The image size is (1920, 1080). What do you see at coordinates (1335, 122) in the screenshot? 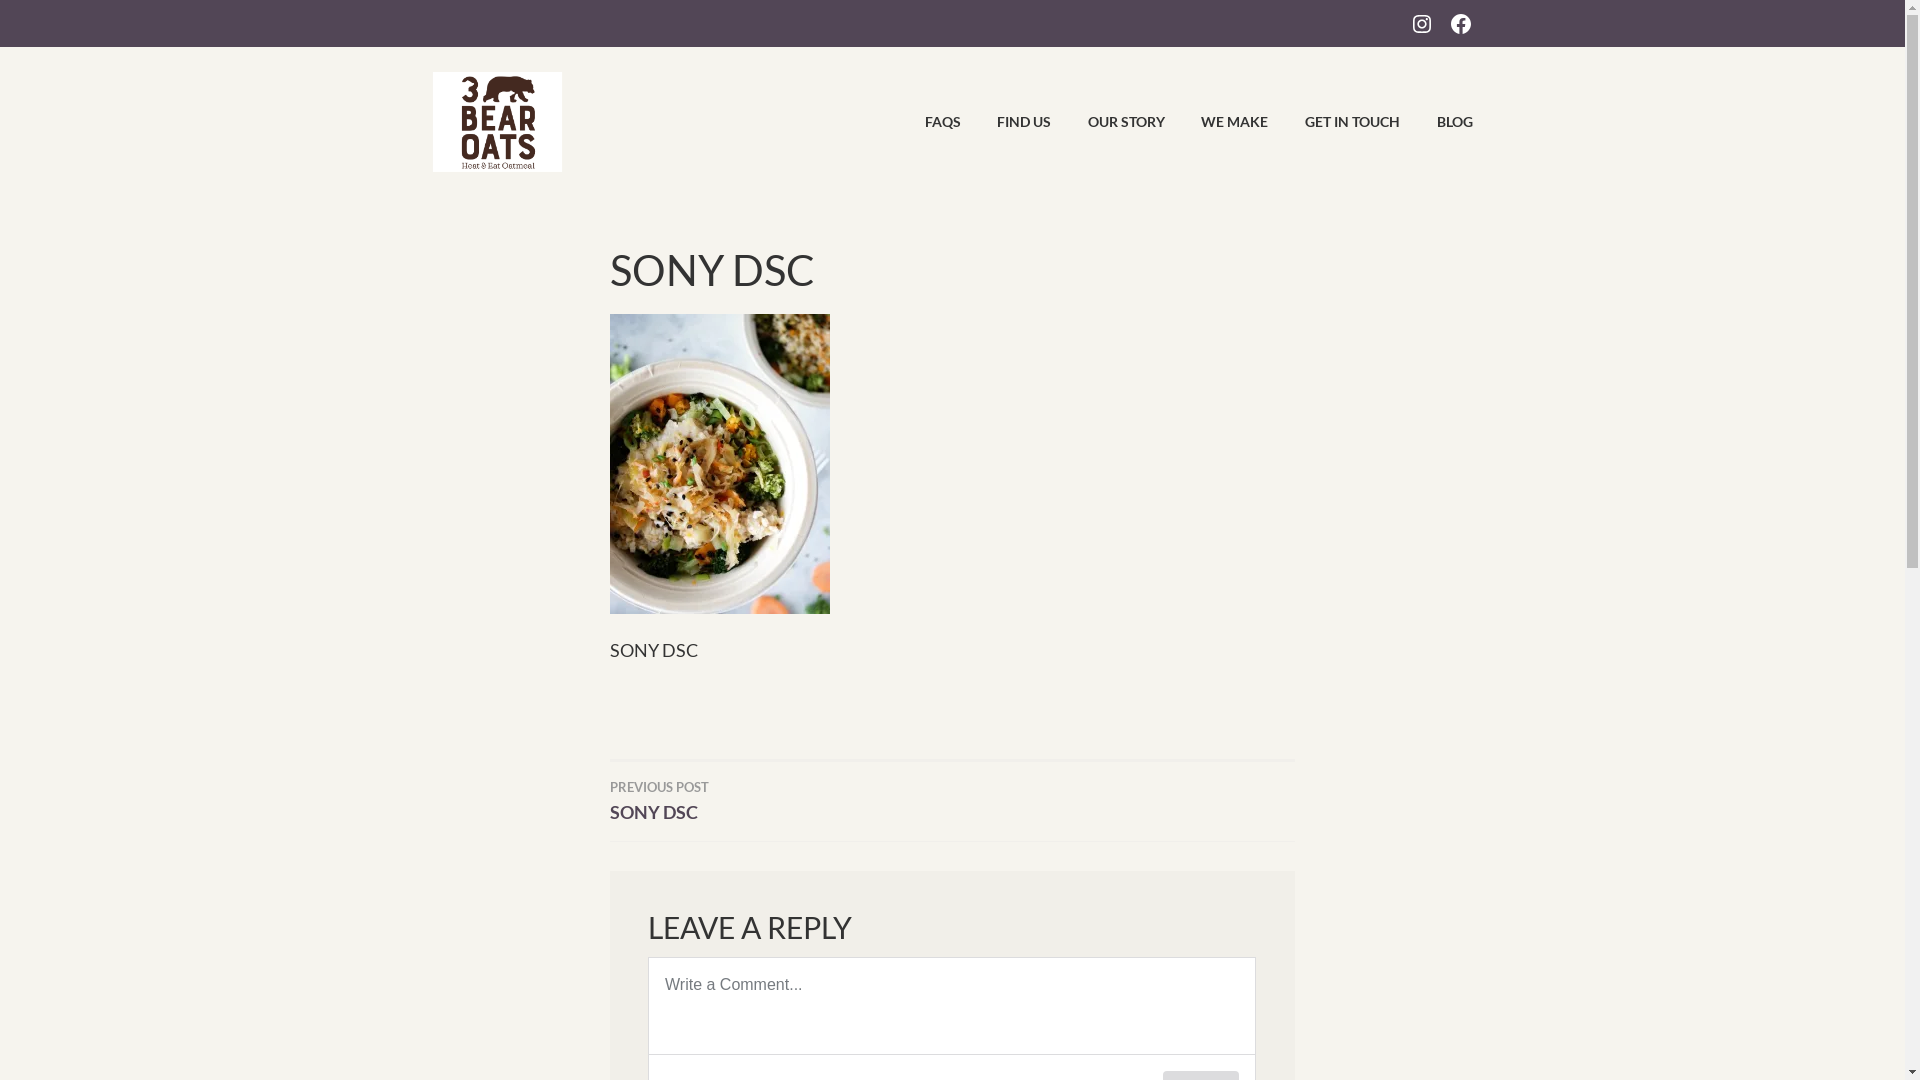
I see `'GET IN TOUCH'` at bounding box center [1335, 122].